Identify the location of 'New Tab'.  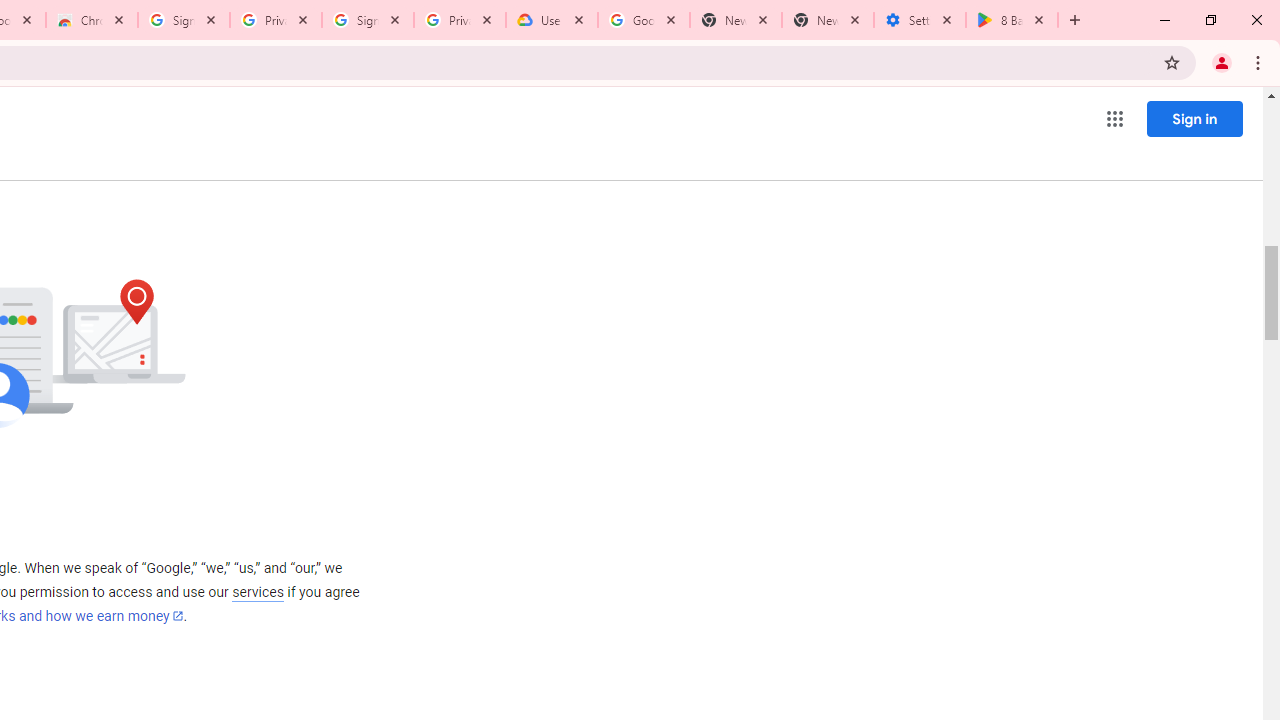
(828, 20).